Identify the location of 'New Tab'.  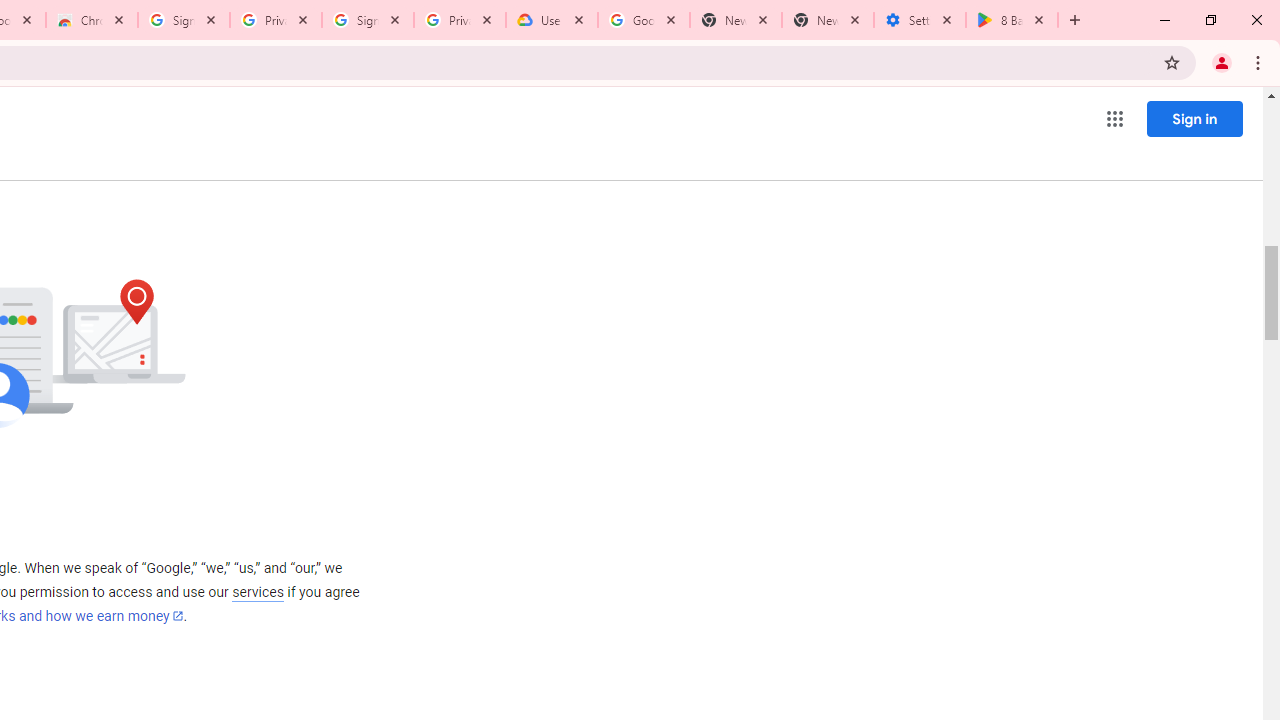
(828, 20).